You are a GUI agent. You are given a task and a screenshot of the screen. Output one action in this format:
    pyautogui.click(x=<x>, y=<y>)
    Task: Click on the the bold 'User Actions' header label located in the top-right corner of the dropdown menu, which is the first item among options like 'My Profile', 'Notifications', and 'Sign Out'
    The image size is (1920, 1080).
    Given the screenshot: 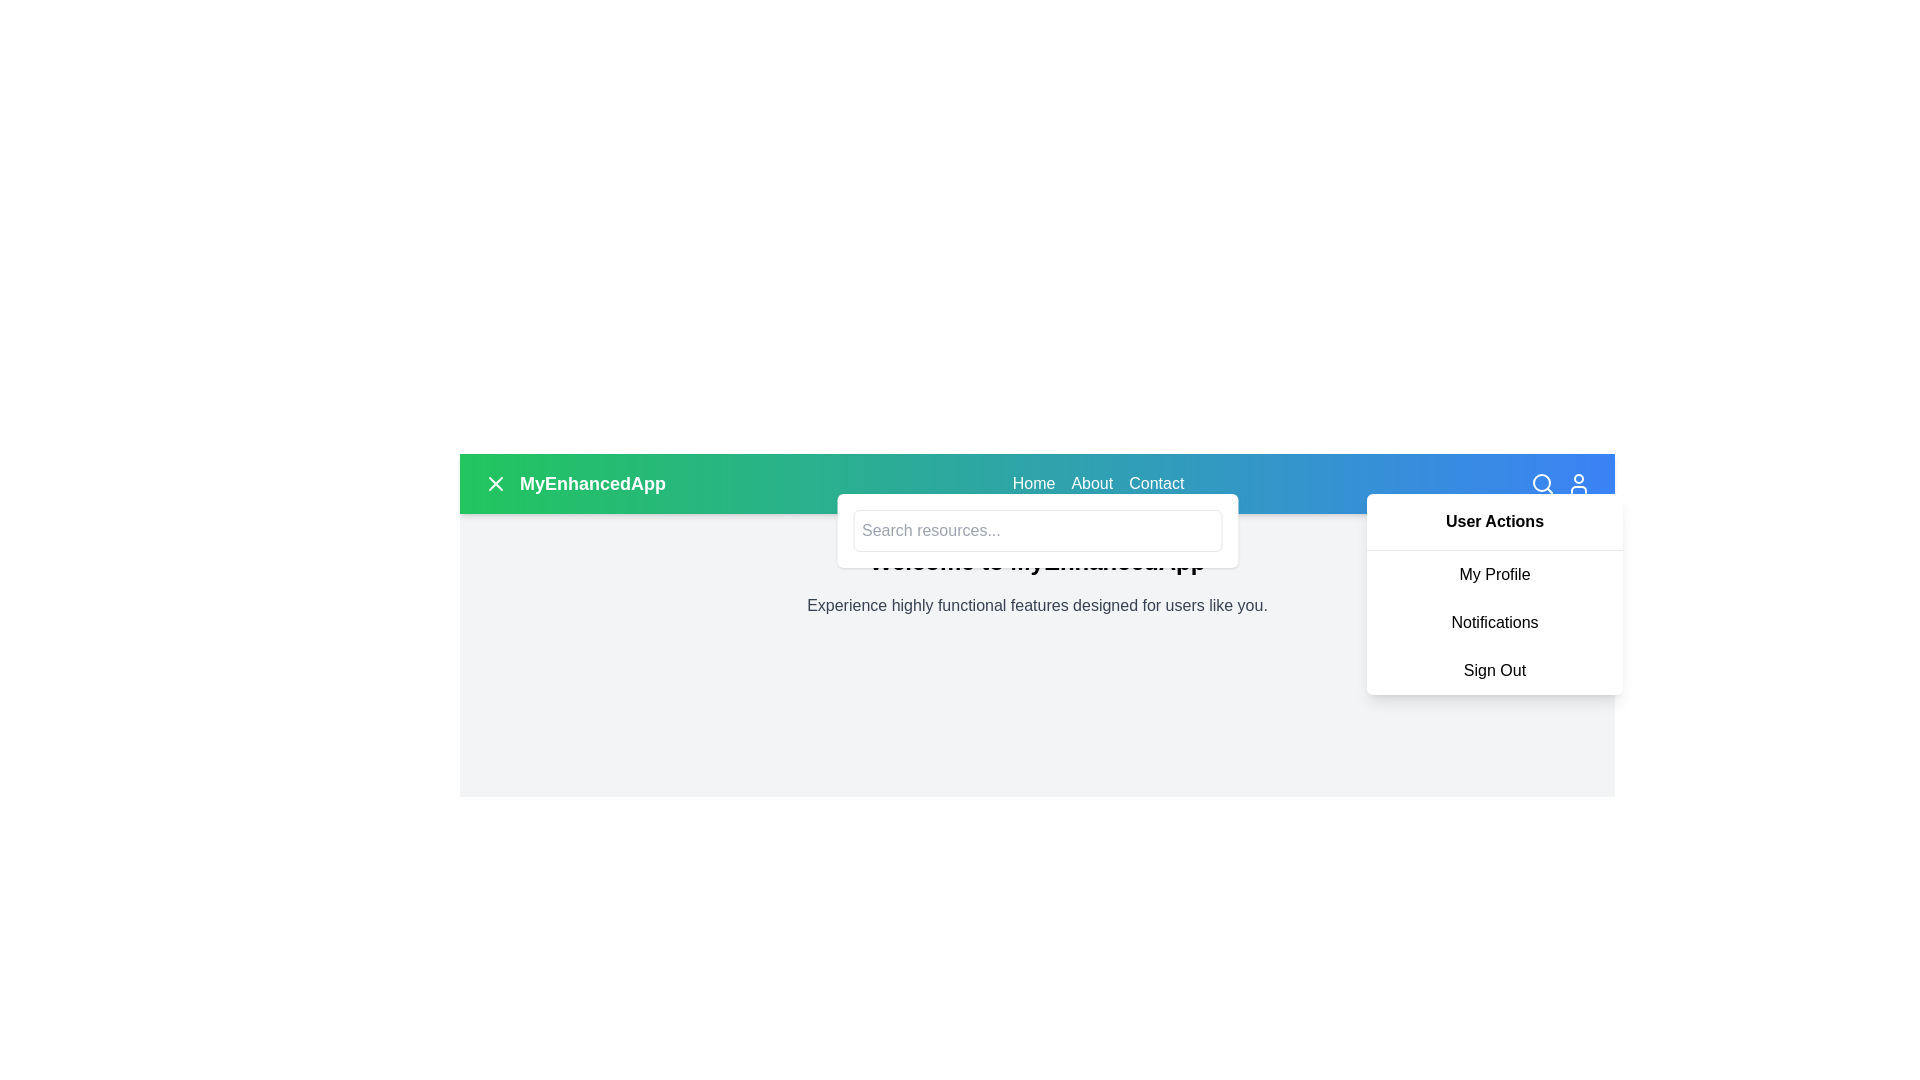 What is the action you would take?
    pyautogui.click(x=1494, y=520)
    